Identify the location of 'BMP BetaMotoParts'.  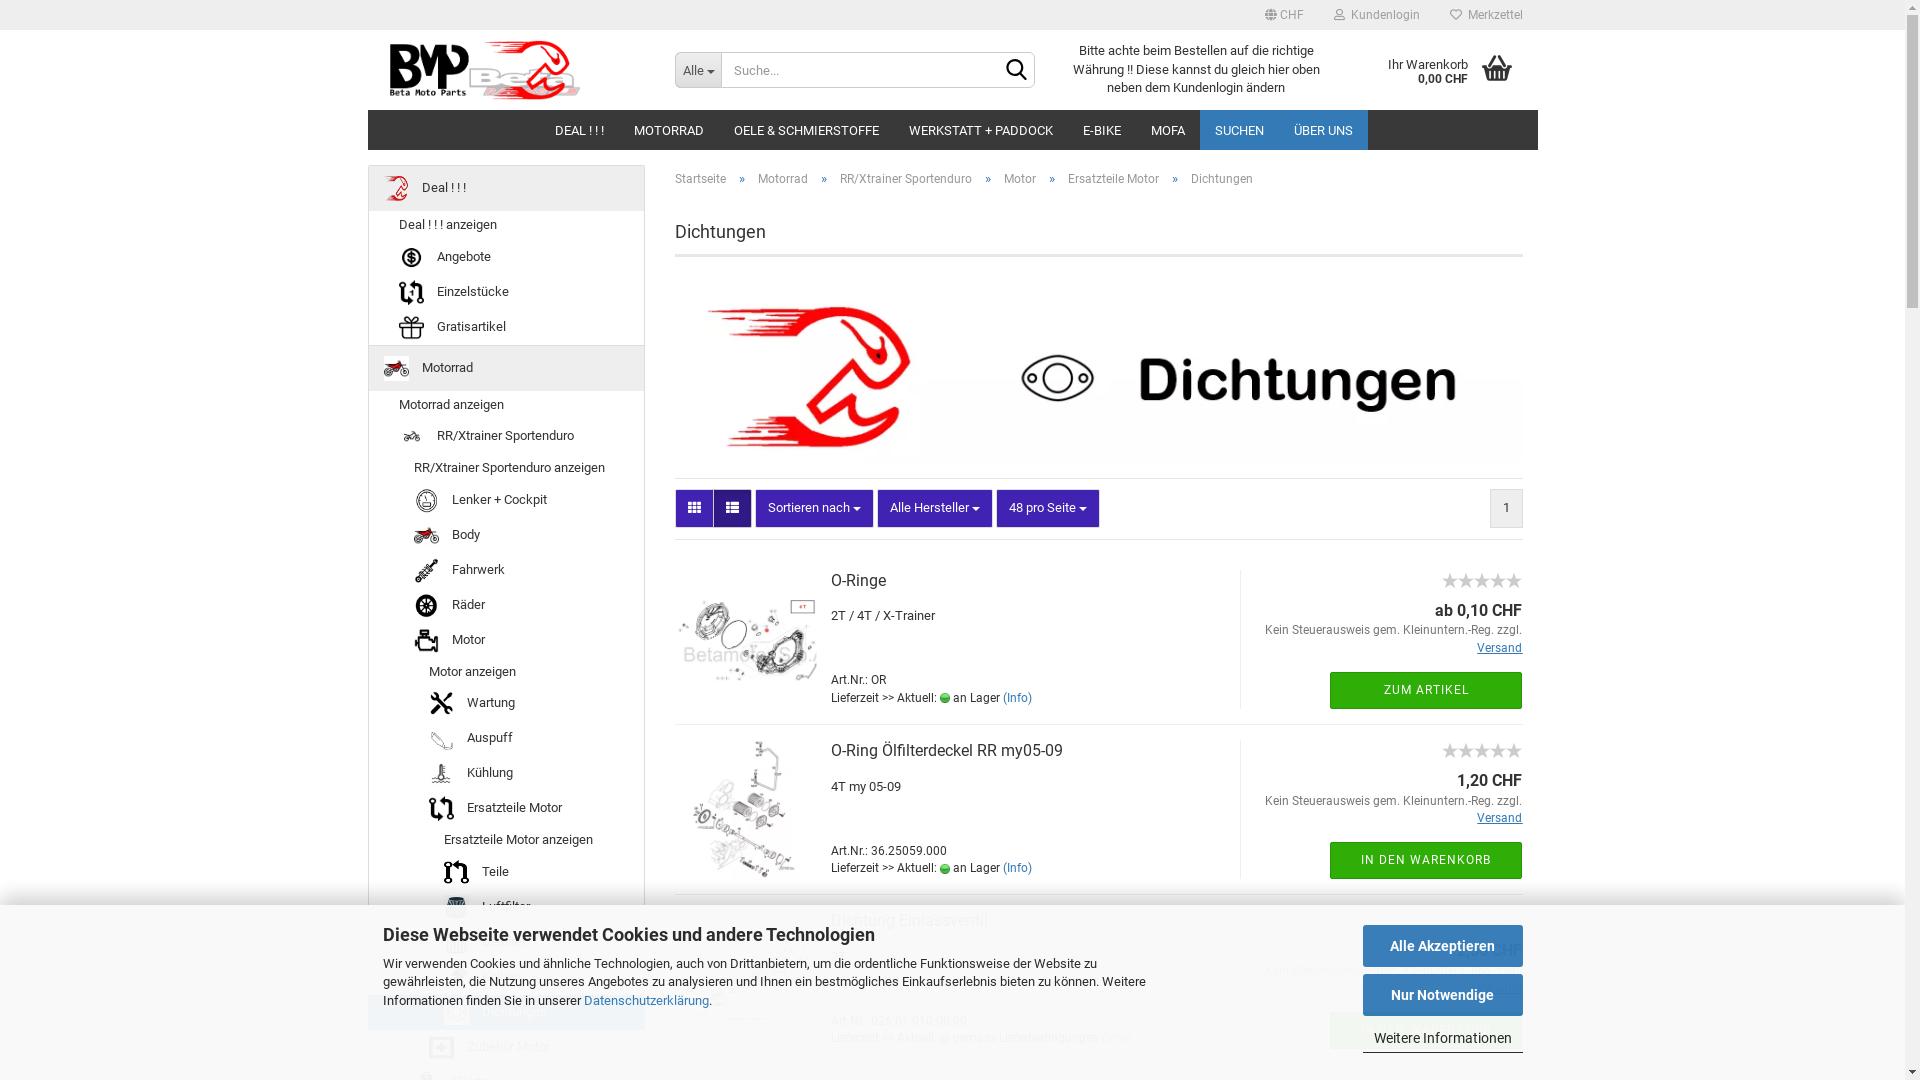
(513, 68).